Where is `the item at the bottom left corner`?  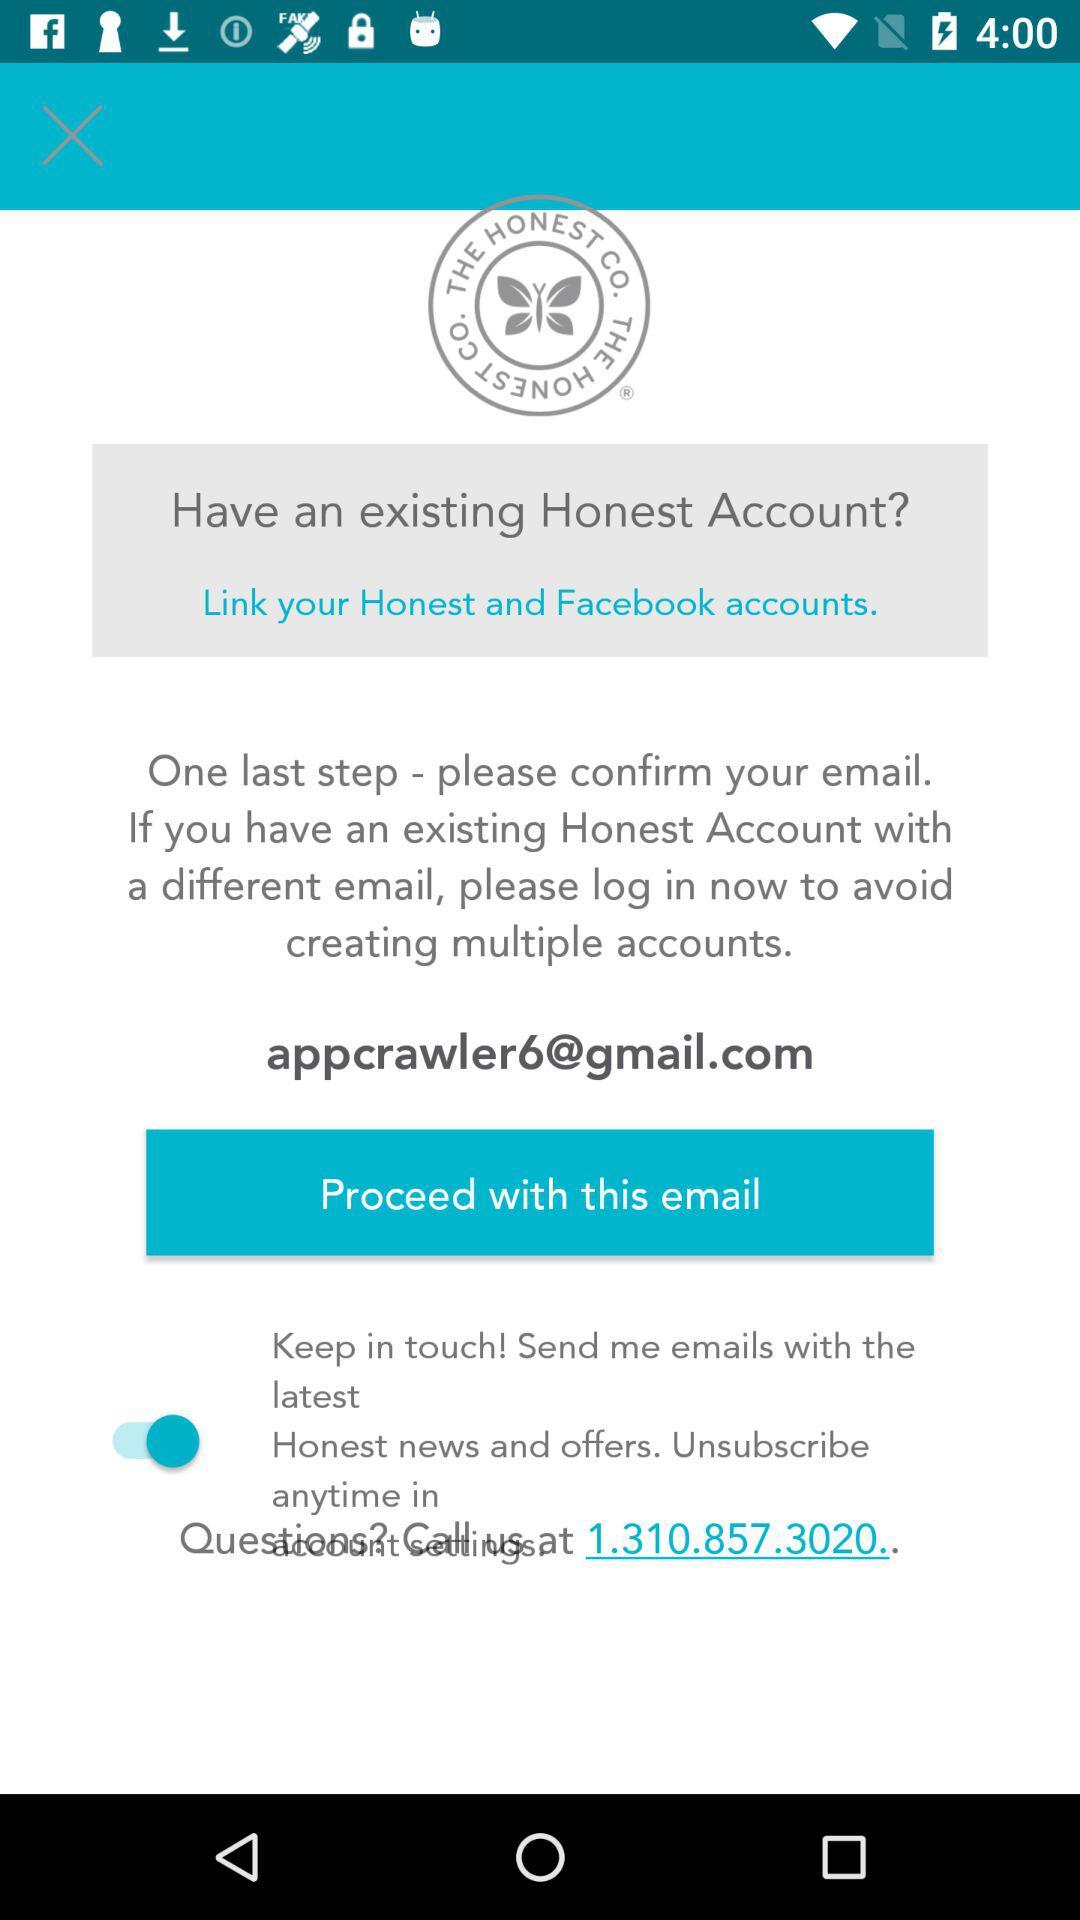
the item at the bottom left corner is located at coordinates (145, 1440).